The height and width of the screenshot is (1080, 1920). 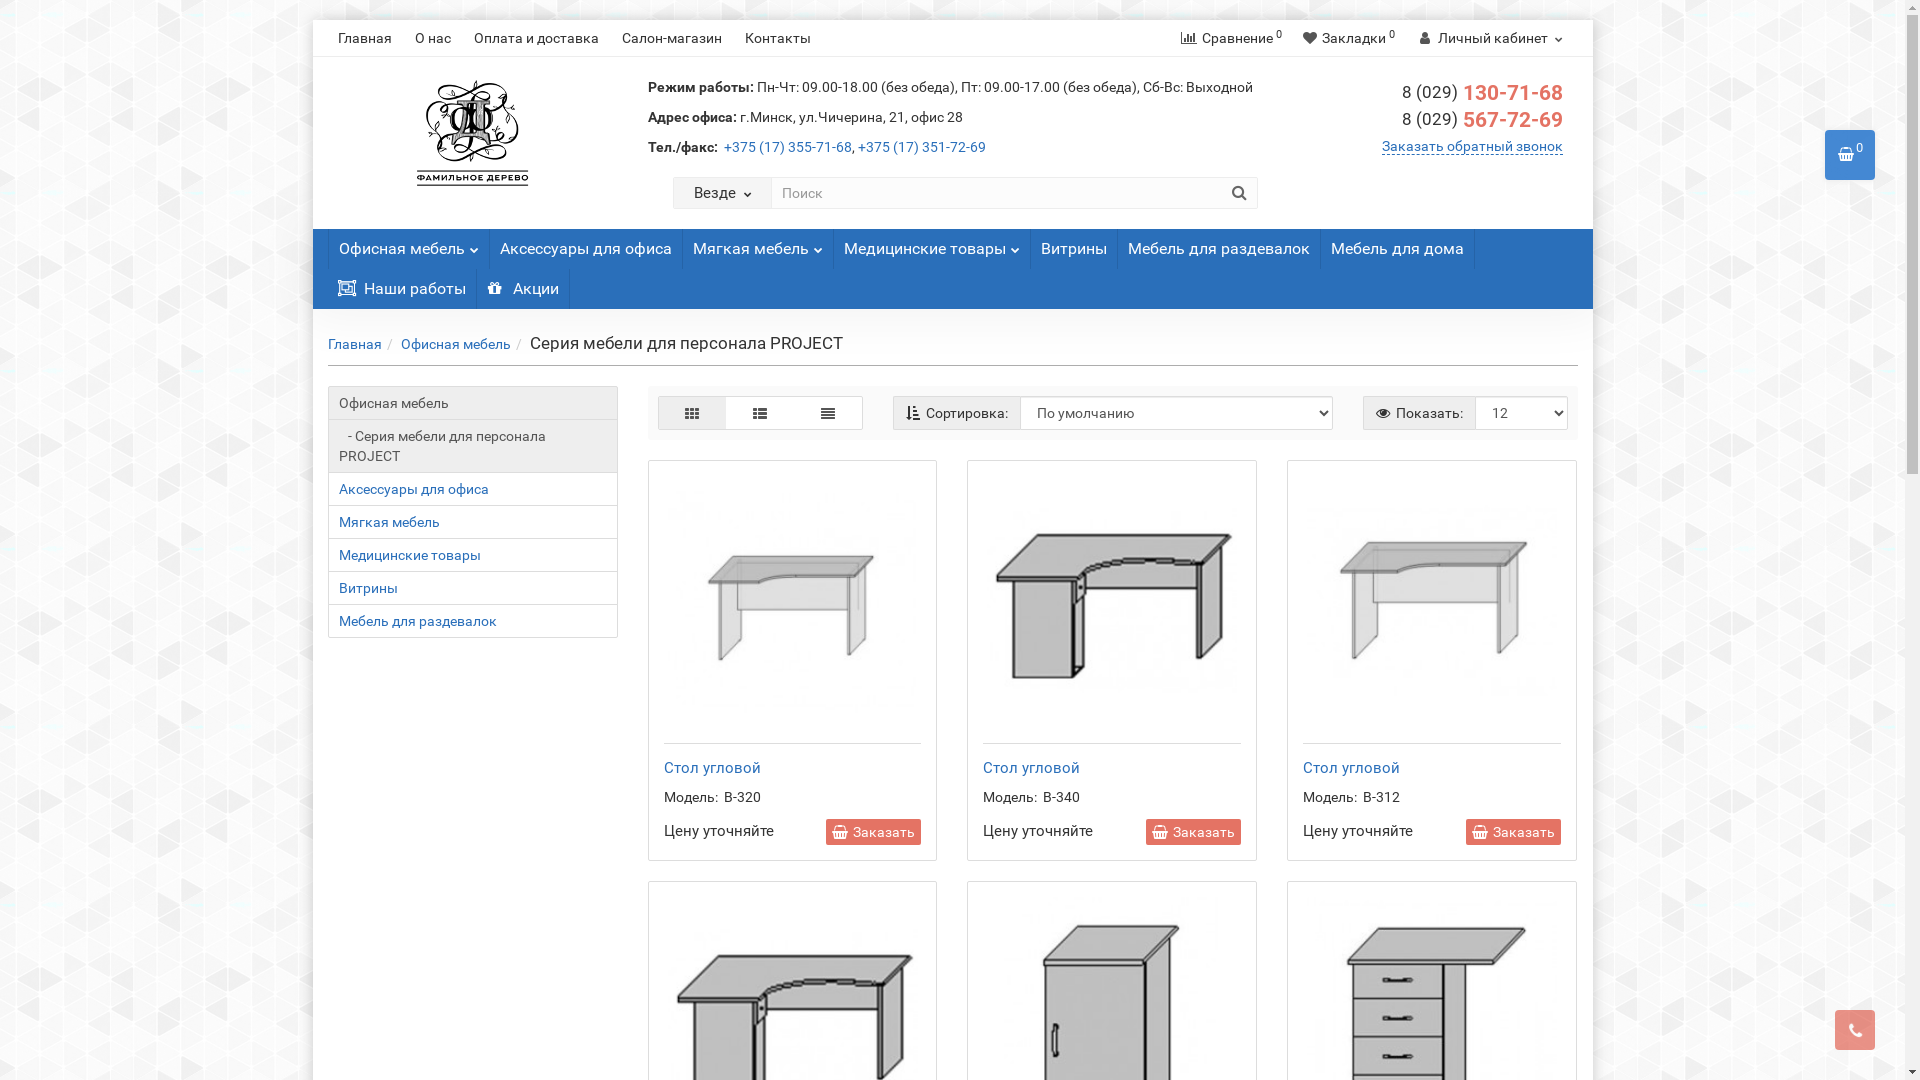 What do you see at coordinates (1848, 153) in the screenshot?
I see `'0'` at bounding box center [1848, 153].